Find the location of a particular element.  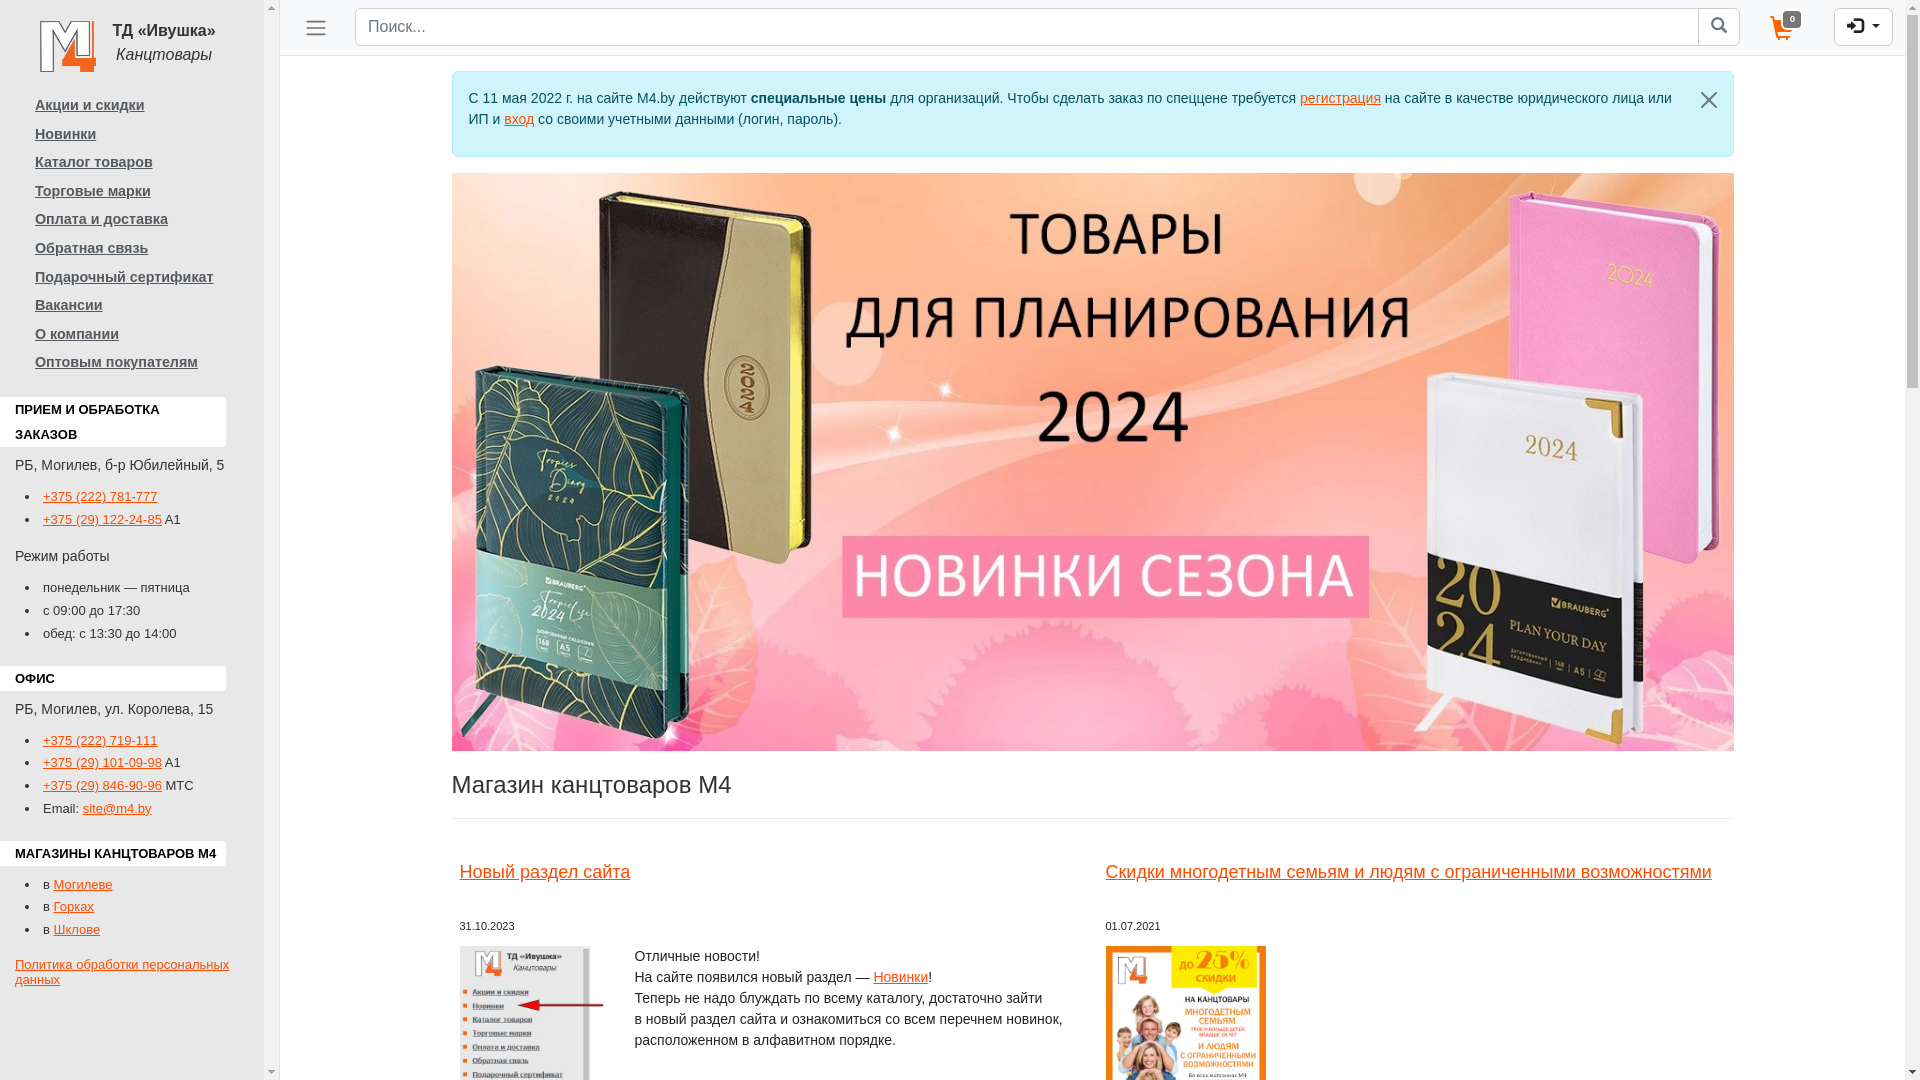

'+375 (29) 122-24-85' is located at coordinates (101, 518).